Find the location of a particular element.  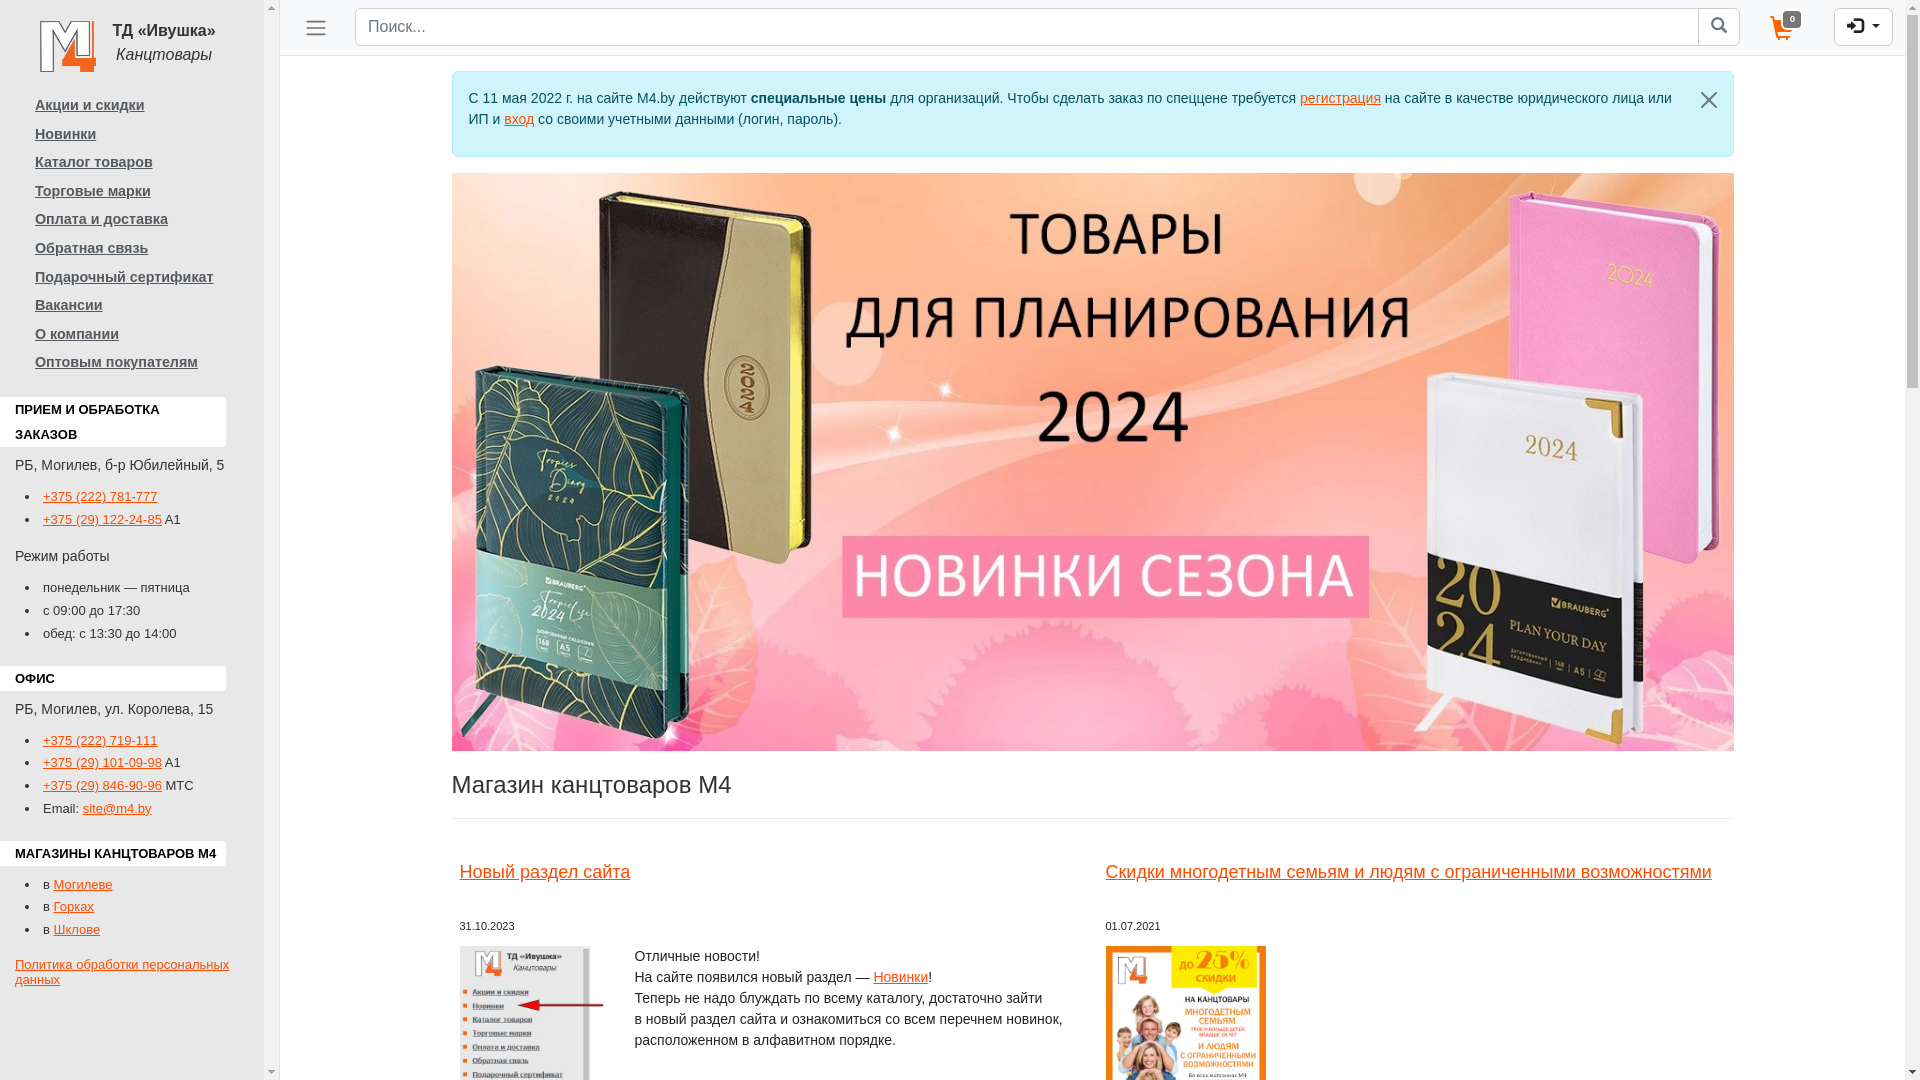

'+375 (29) 122-24-85' is located at coordinates (101, 518).